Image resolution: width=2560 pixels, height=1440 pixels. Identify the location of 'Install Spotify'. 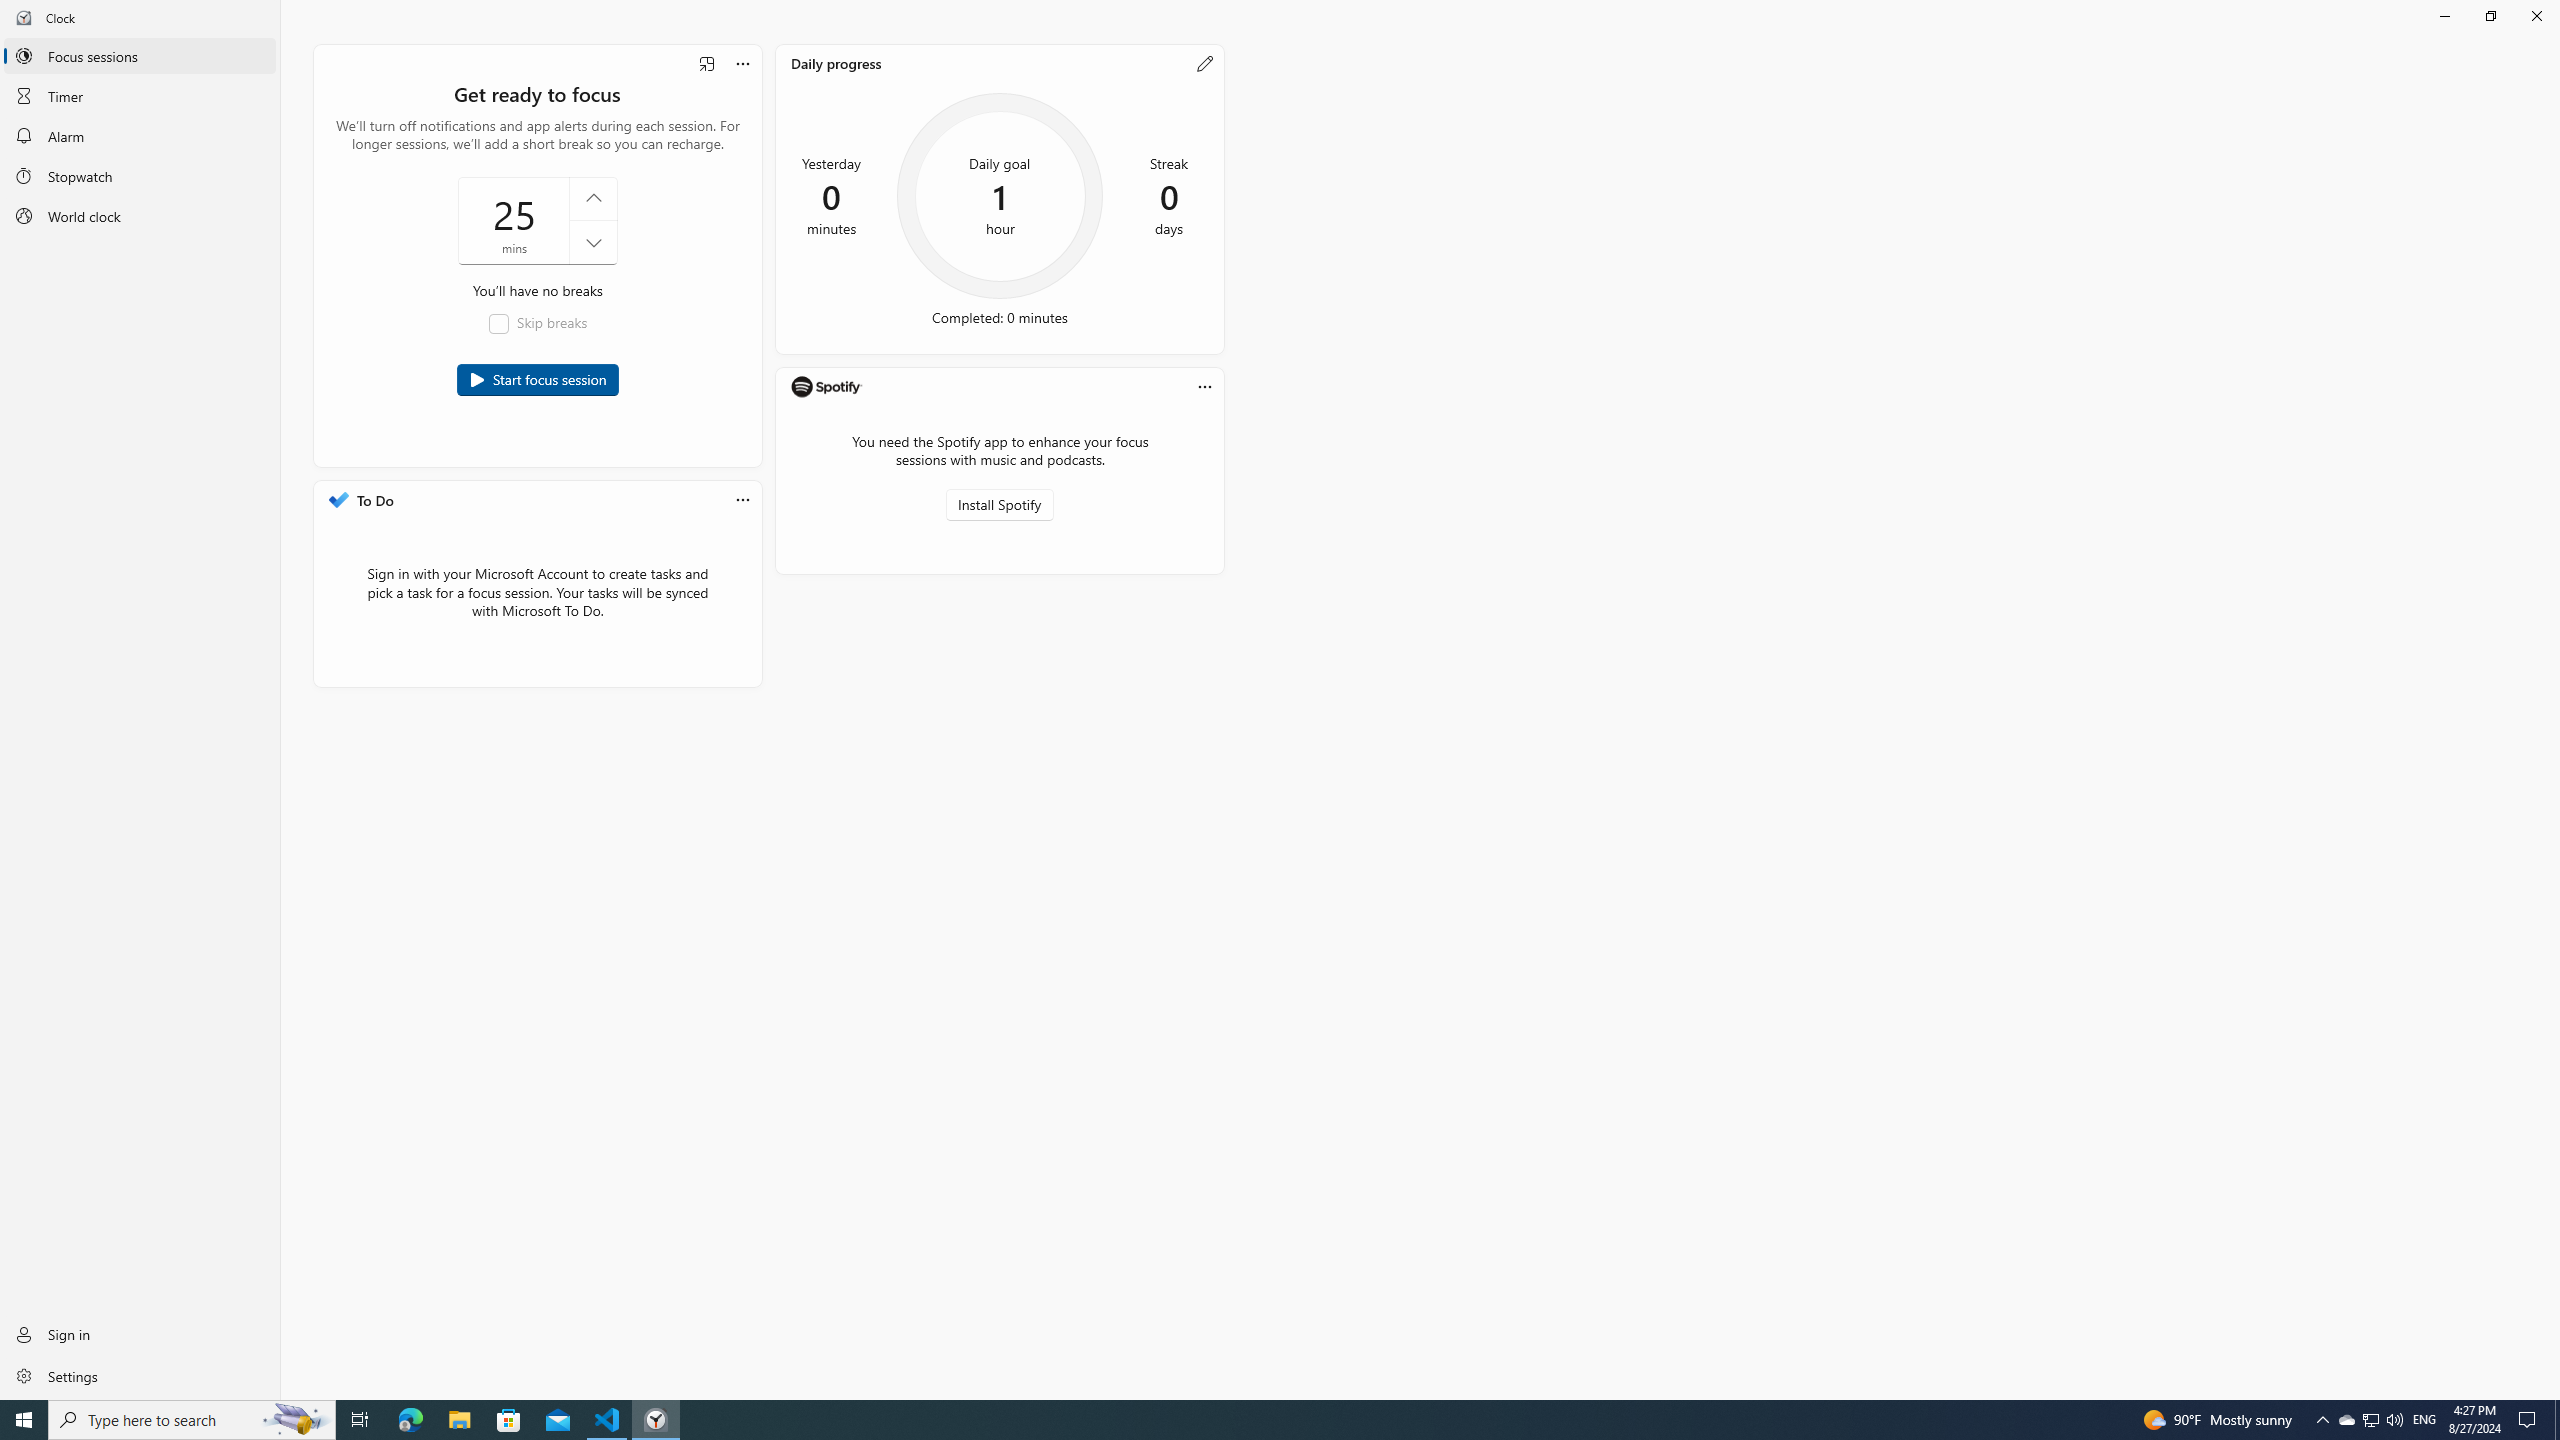
(999, 505).